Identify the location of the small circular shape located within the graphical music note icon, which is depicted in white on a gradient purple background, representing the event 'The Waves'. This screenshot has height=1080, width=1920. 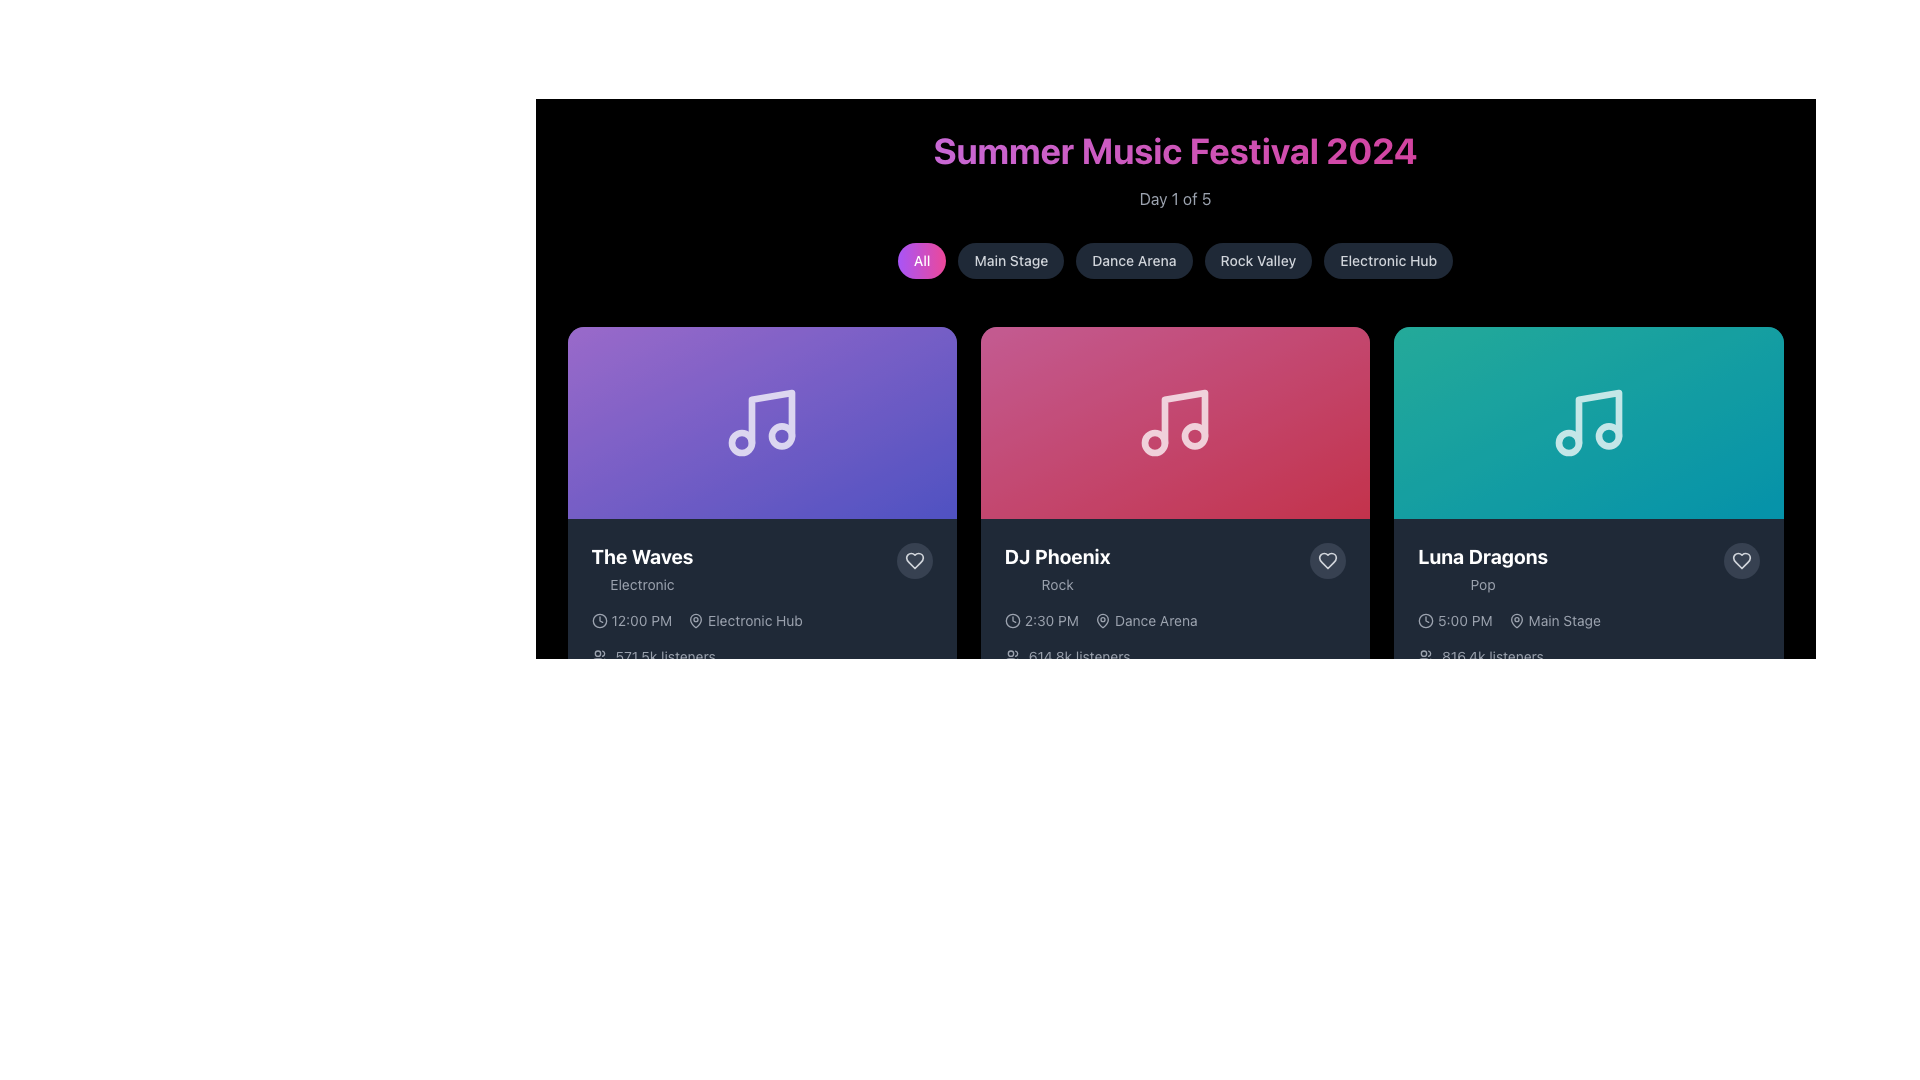
(781, 435).